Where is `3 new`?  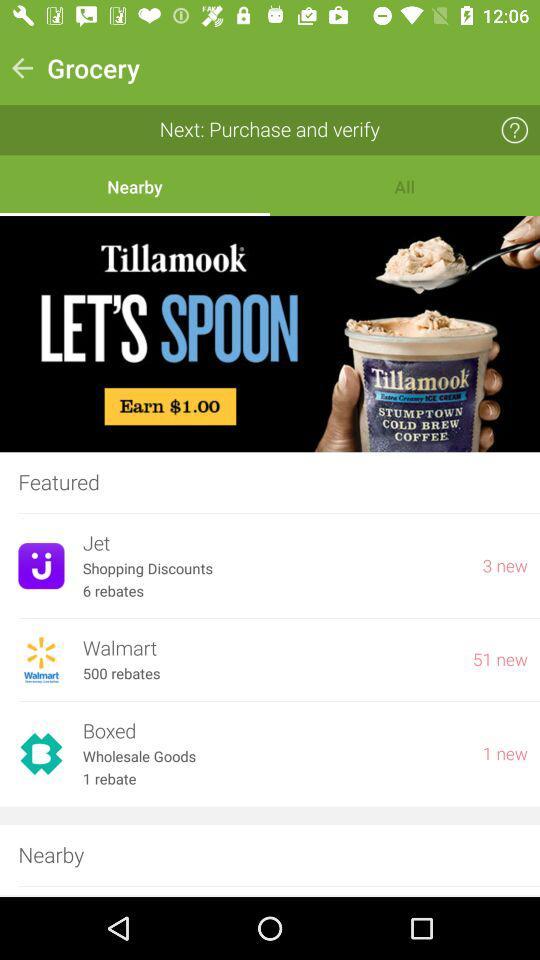
3 new is located at coordinates (504, 566).